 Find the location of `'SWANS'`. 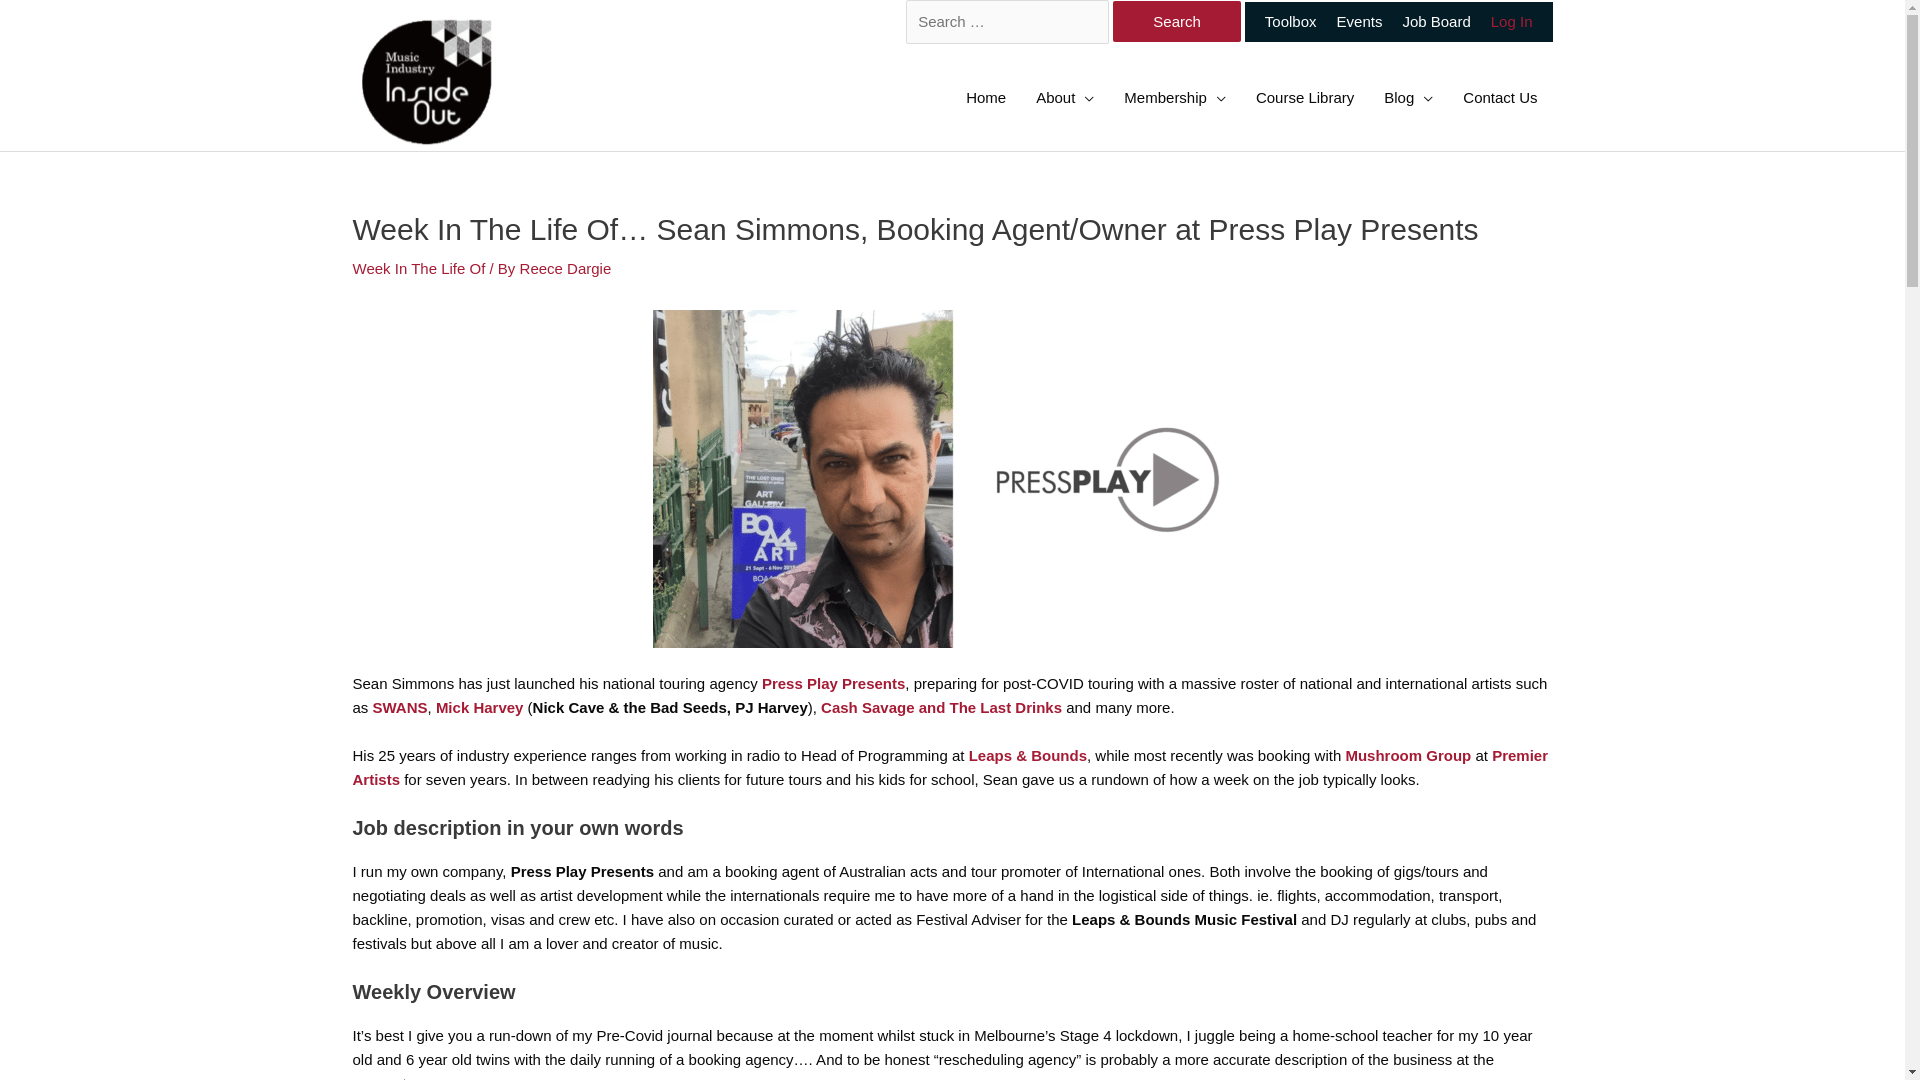

'SWANS' is located at coordinates (373, 706).